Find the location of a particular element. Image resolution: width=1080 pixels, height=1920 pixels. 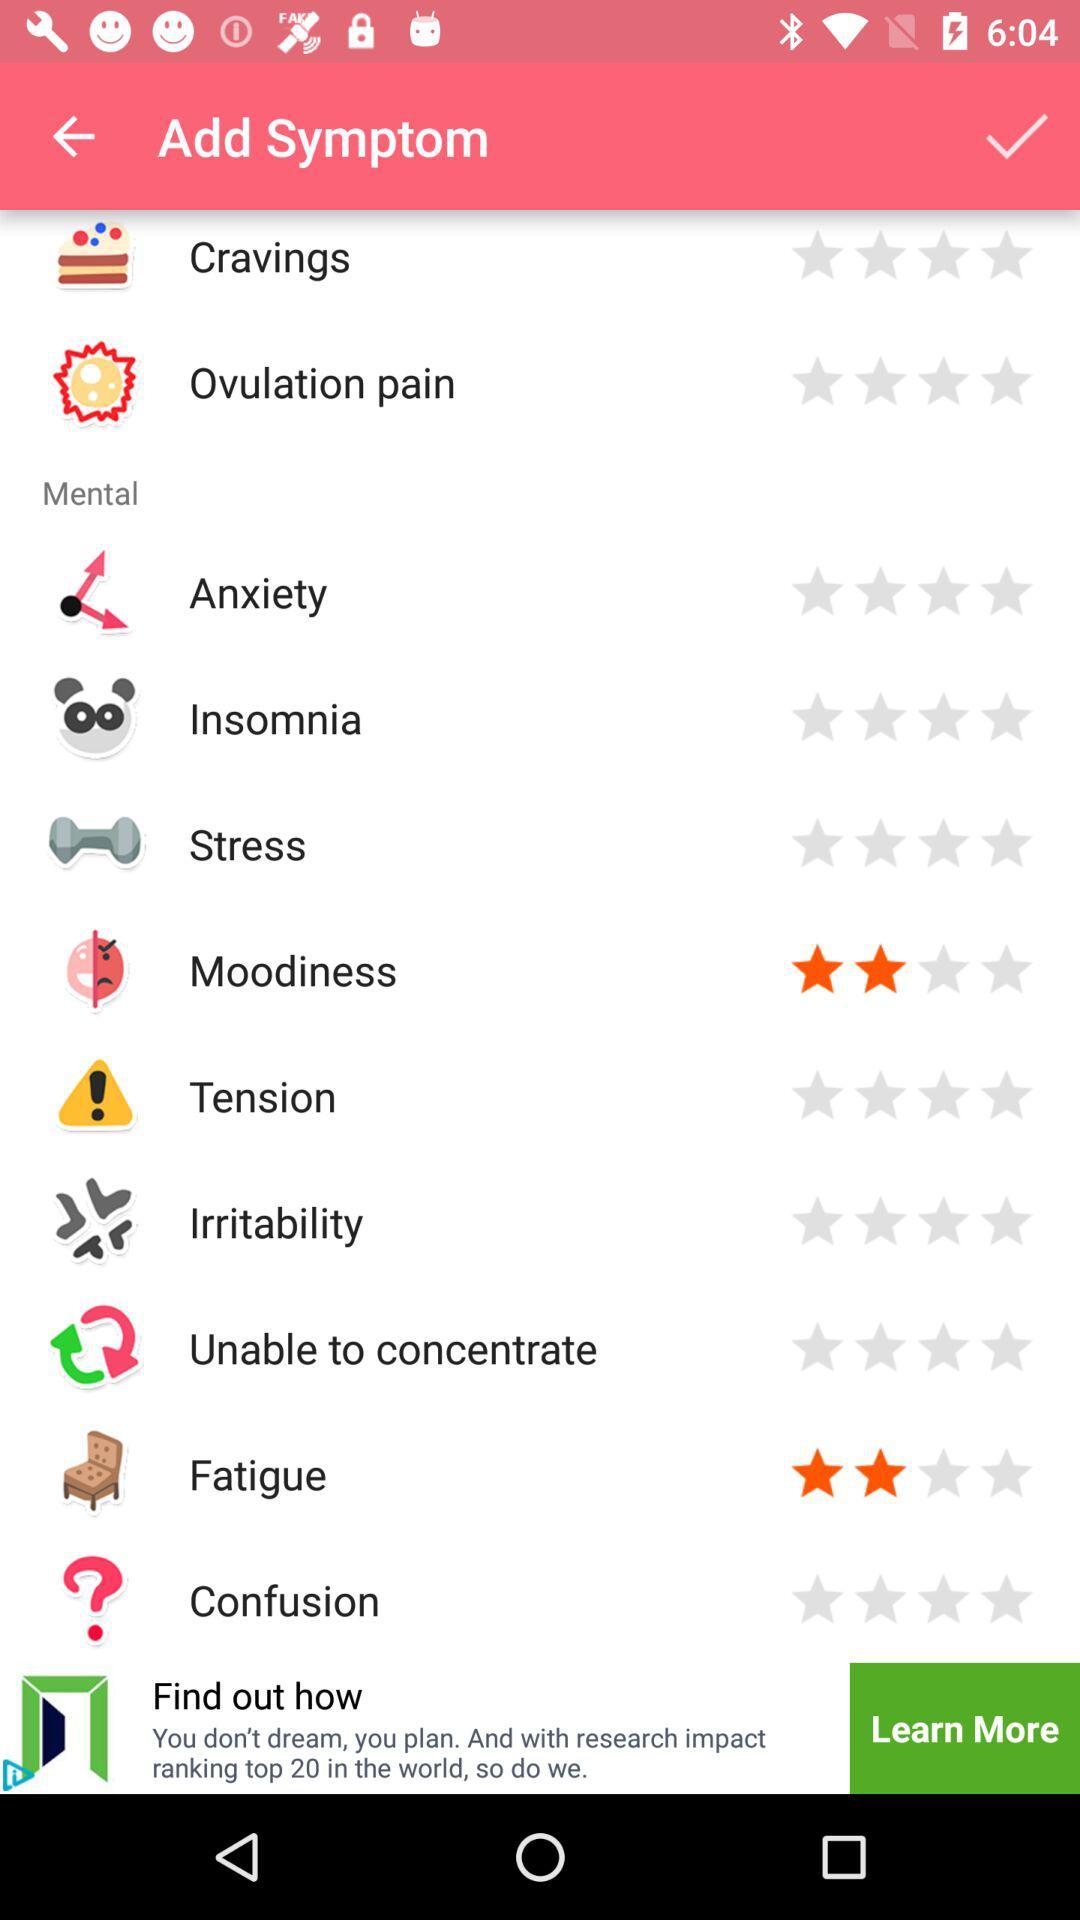

i 'm really confused is located at coordinates (943, 1598).